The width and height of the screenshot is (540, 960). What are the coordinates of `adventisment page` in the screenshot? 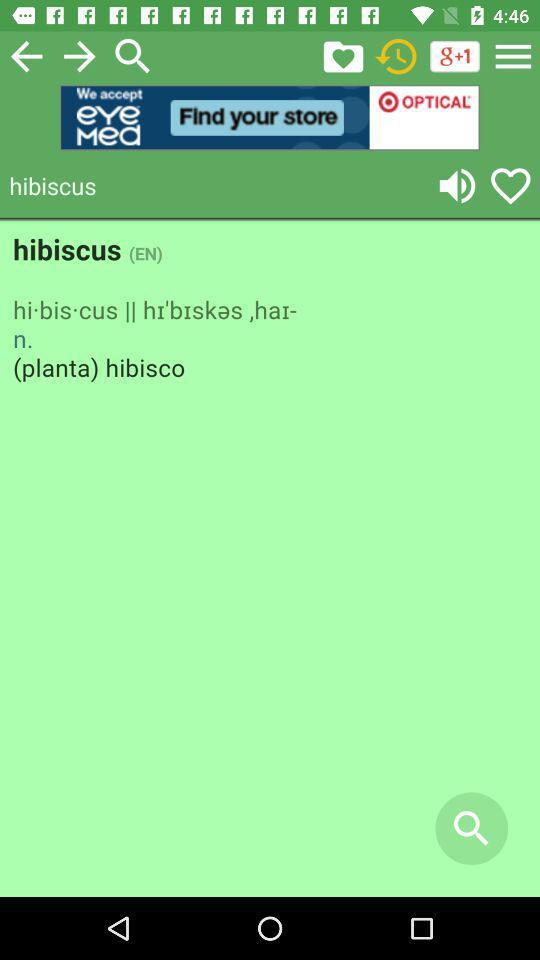 It's located at (270, 559).